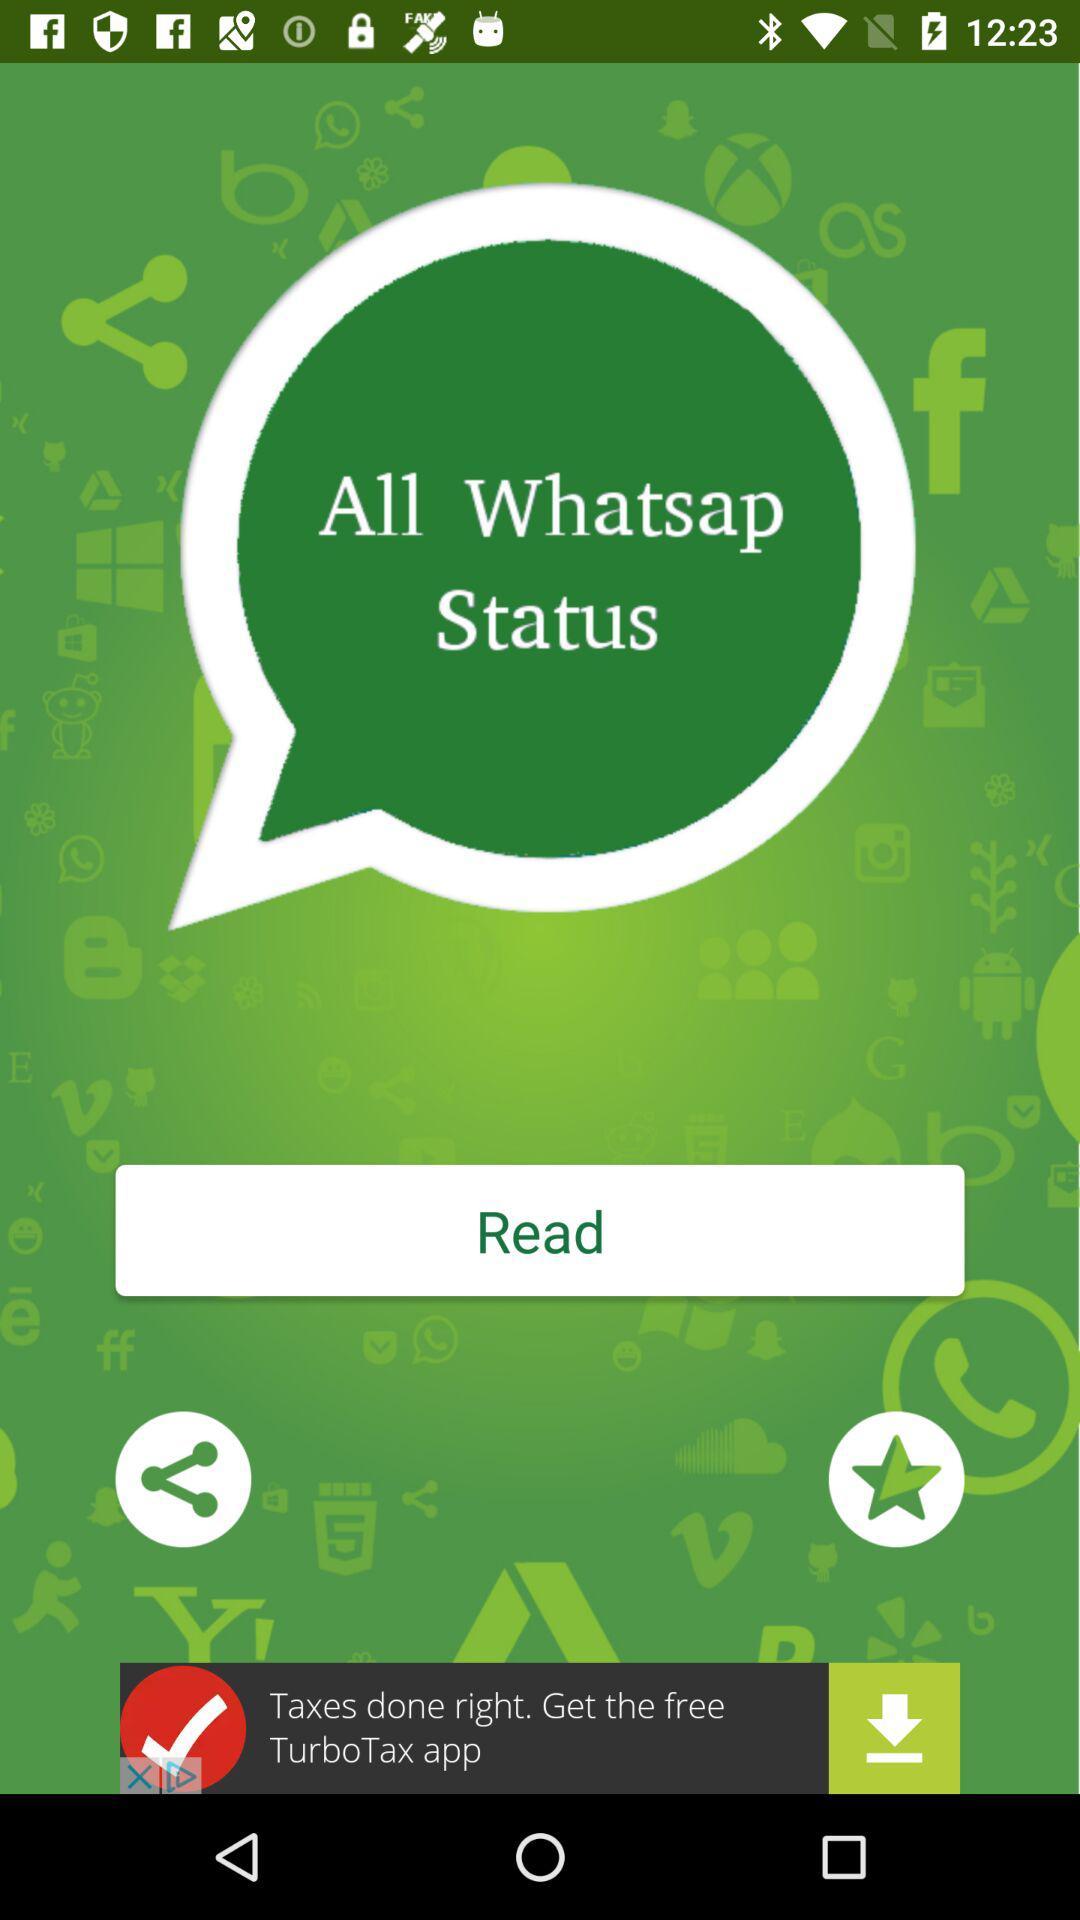 The height and width of the screenshot is (1920, 1080). I want to click on opens up advertisement, so click(540, 1727).